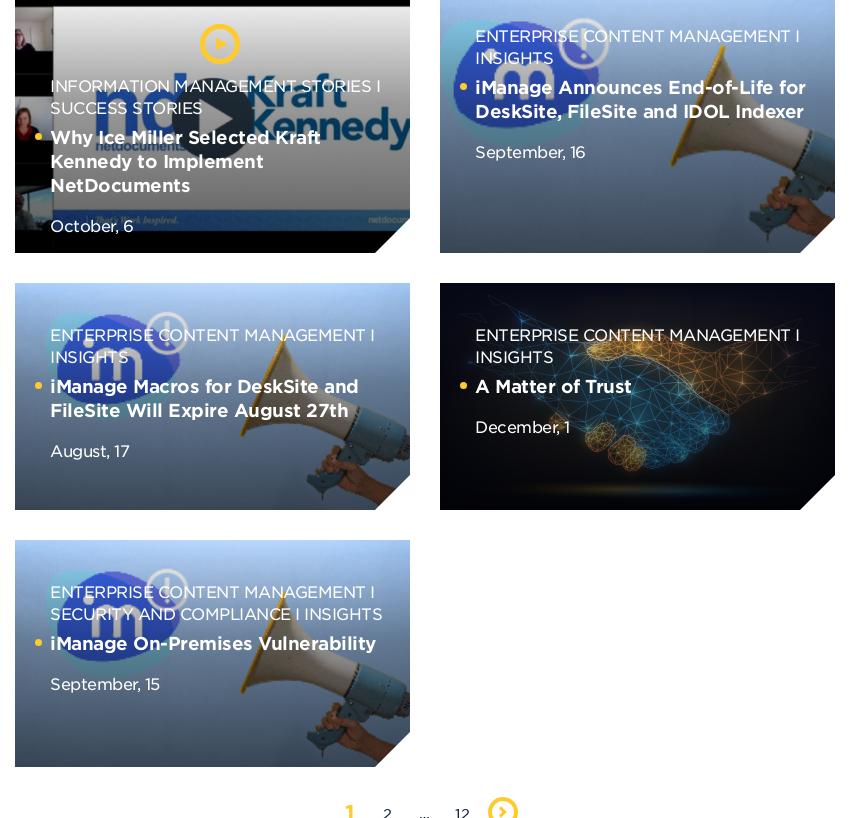 This screenshot has width=850, height=818. What do you see at coordinates (203, 398) in the screenshot?
I see `'iManage Macros for DeskSite and FileSite Will Expire August 27th'` at bounding box center [203, 398].